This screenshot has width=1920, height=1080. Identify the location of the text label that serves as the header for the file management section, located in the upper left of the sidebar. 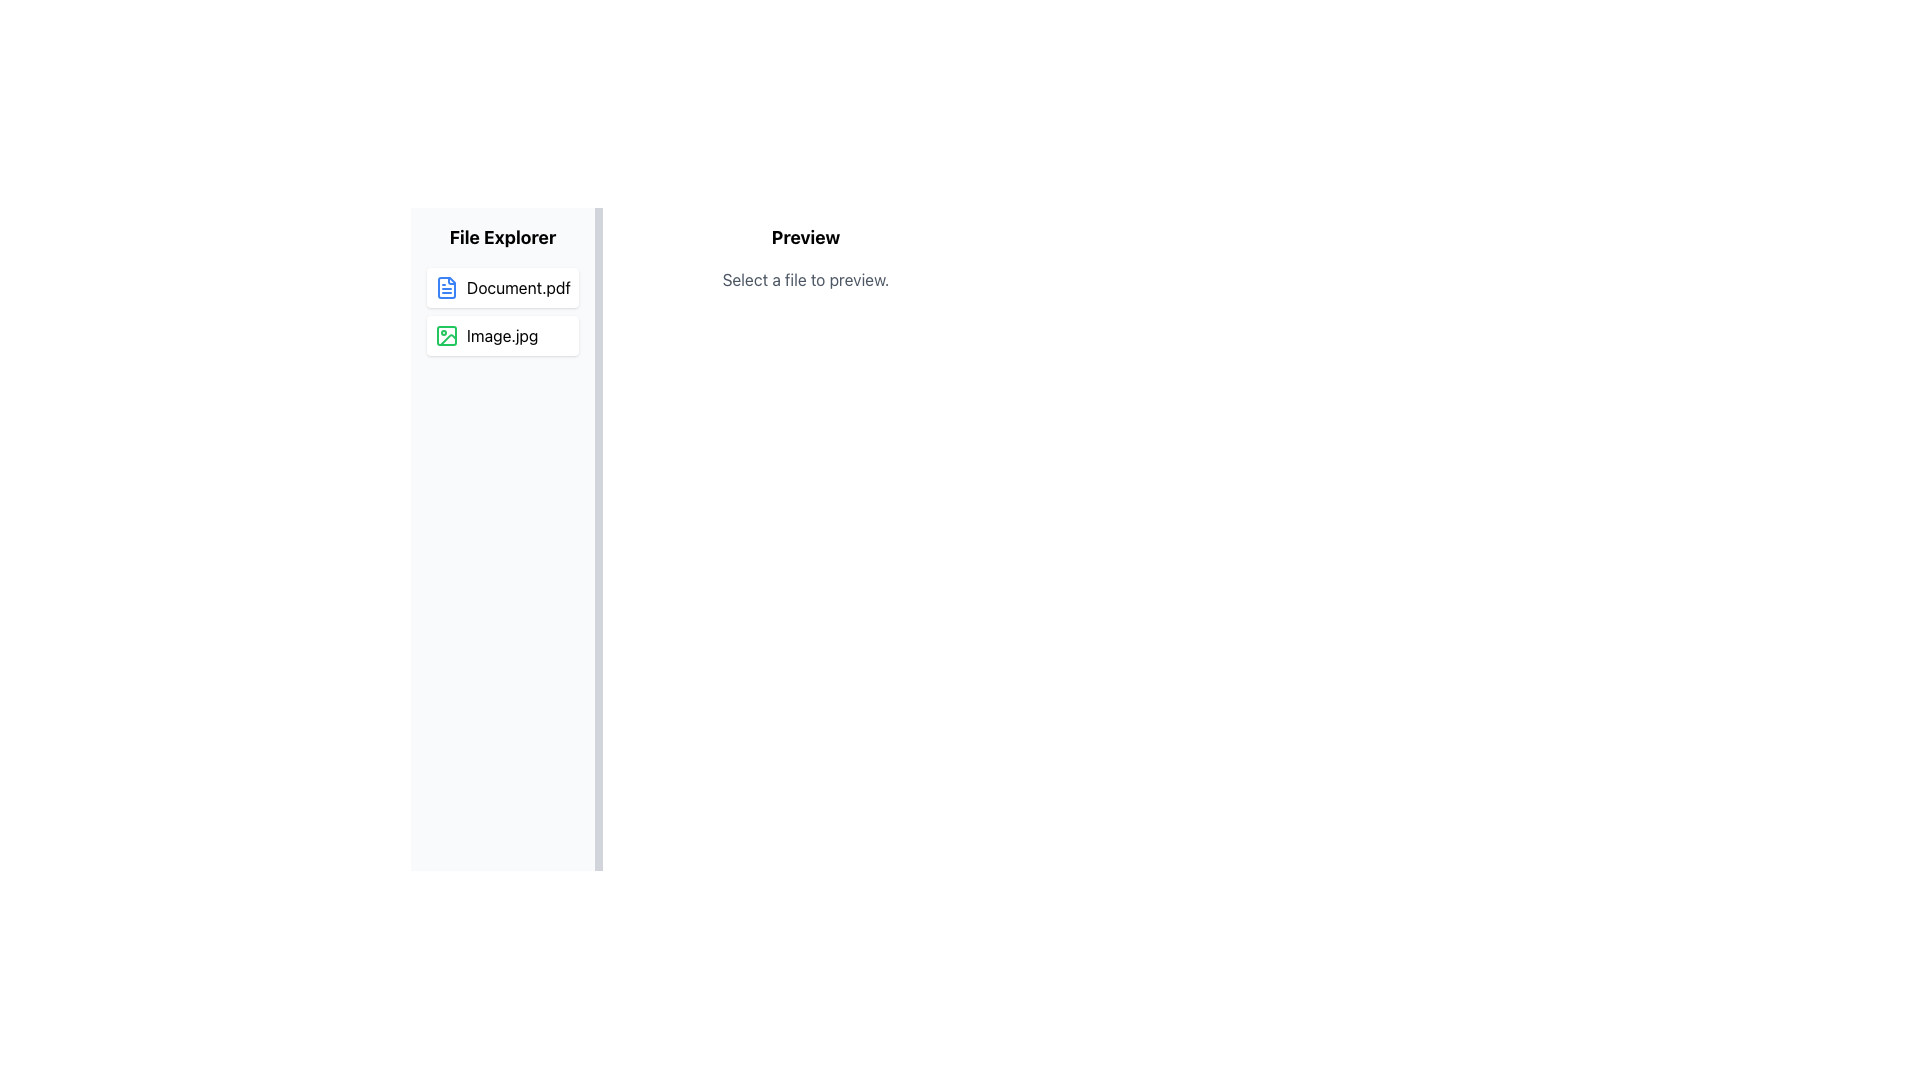
(503, 237).